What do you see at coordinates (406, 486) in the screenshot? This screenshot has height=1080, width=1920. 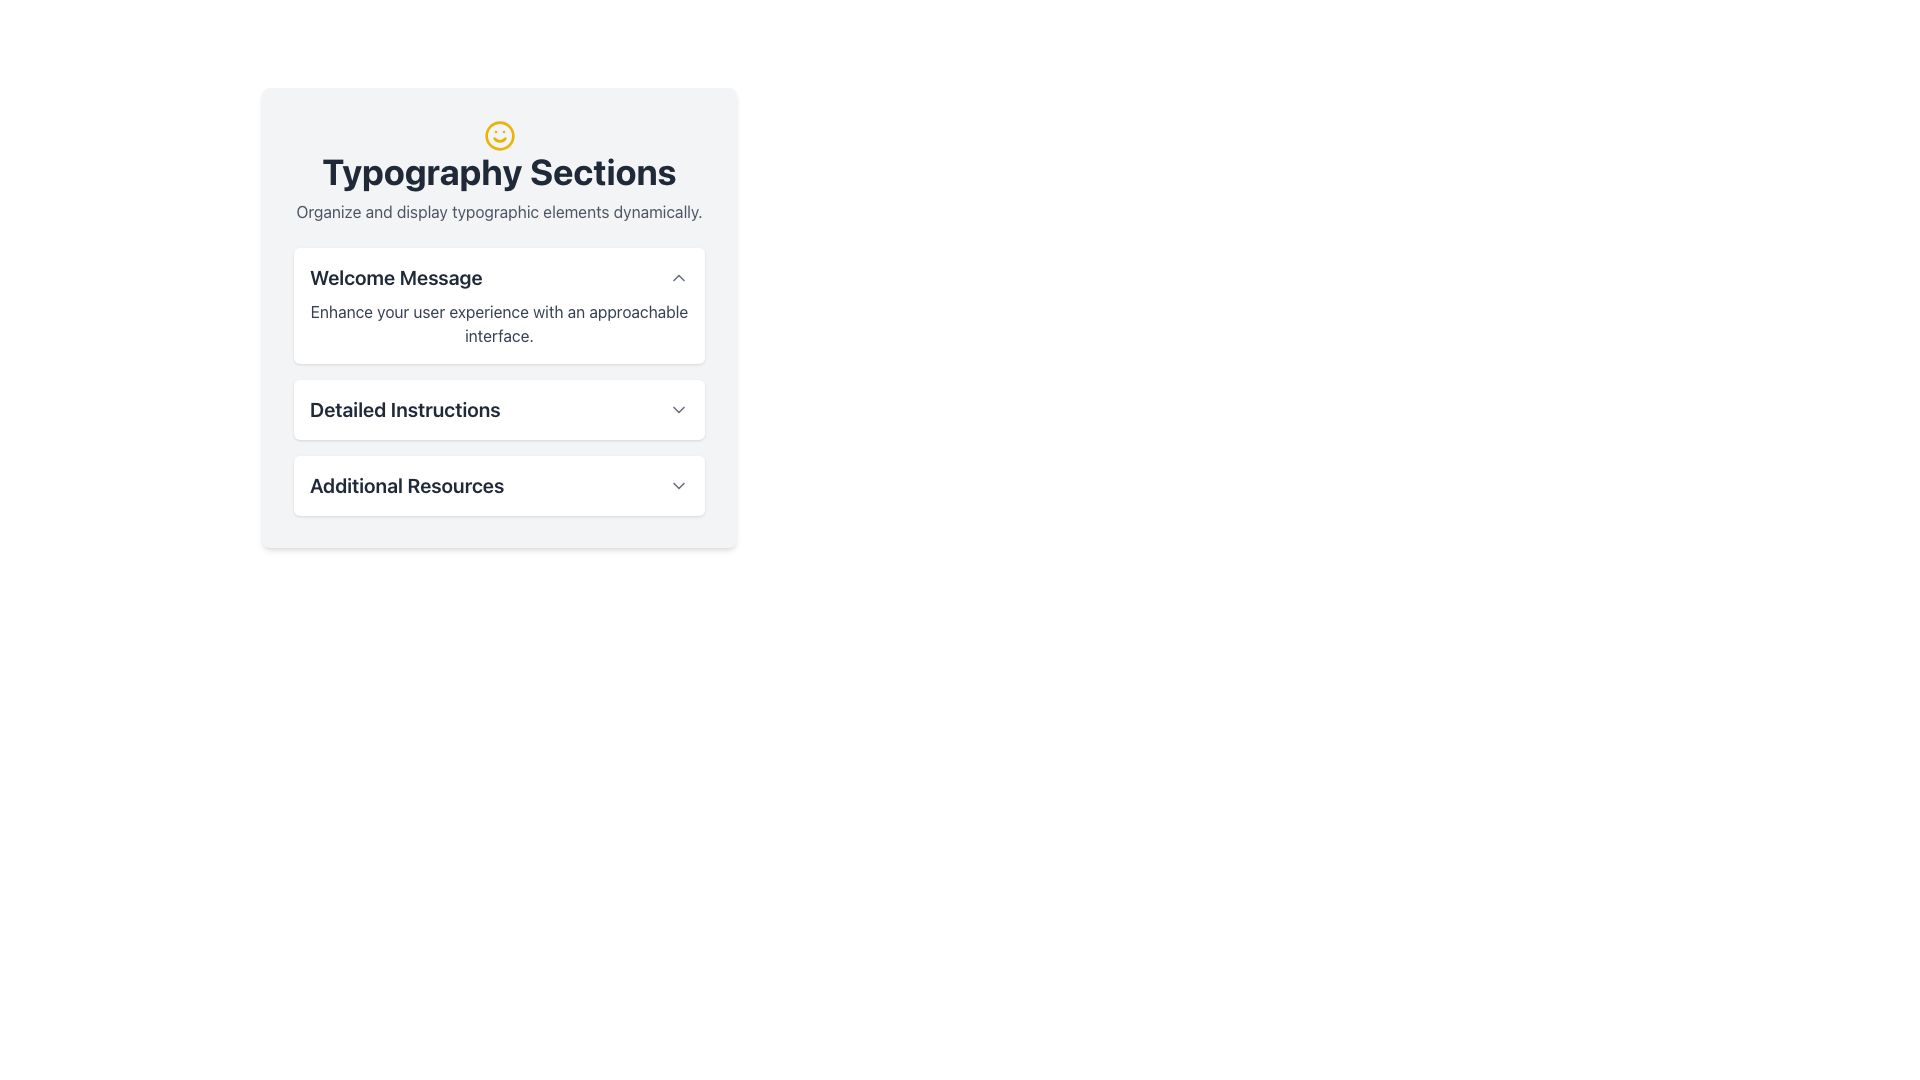 I see `text label serving as the heading for the content section, located at the center-left of the 'Typography Sections' panel, positioned below 'Welcome Message' and 'Detailed Instructions'` at bounding box center [406, 486].